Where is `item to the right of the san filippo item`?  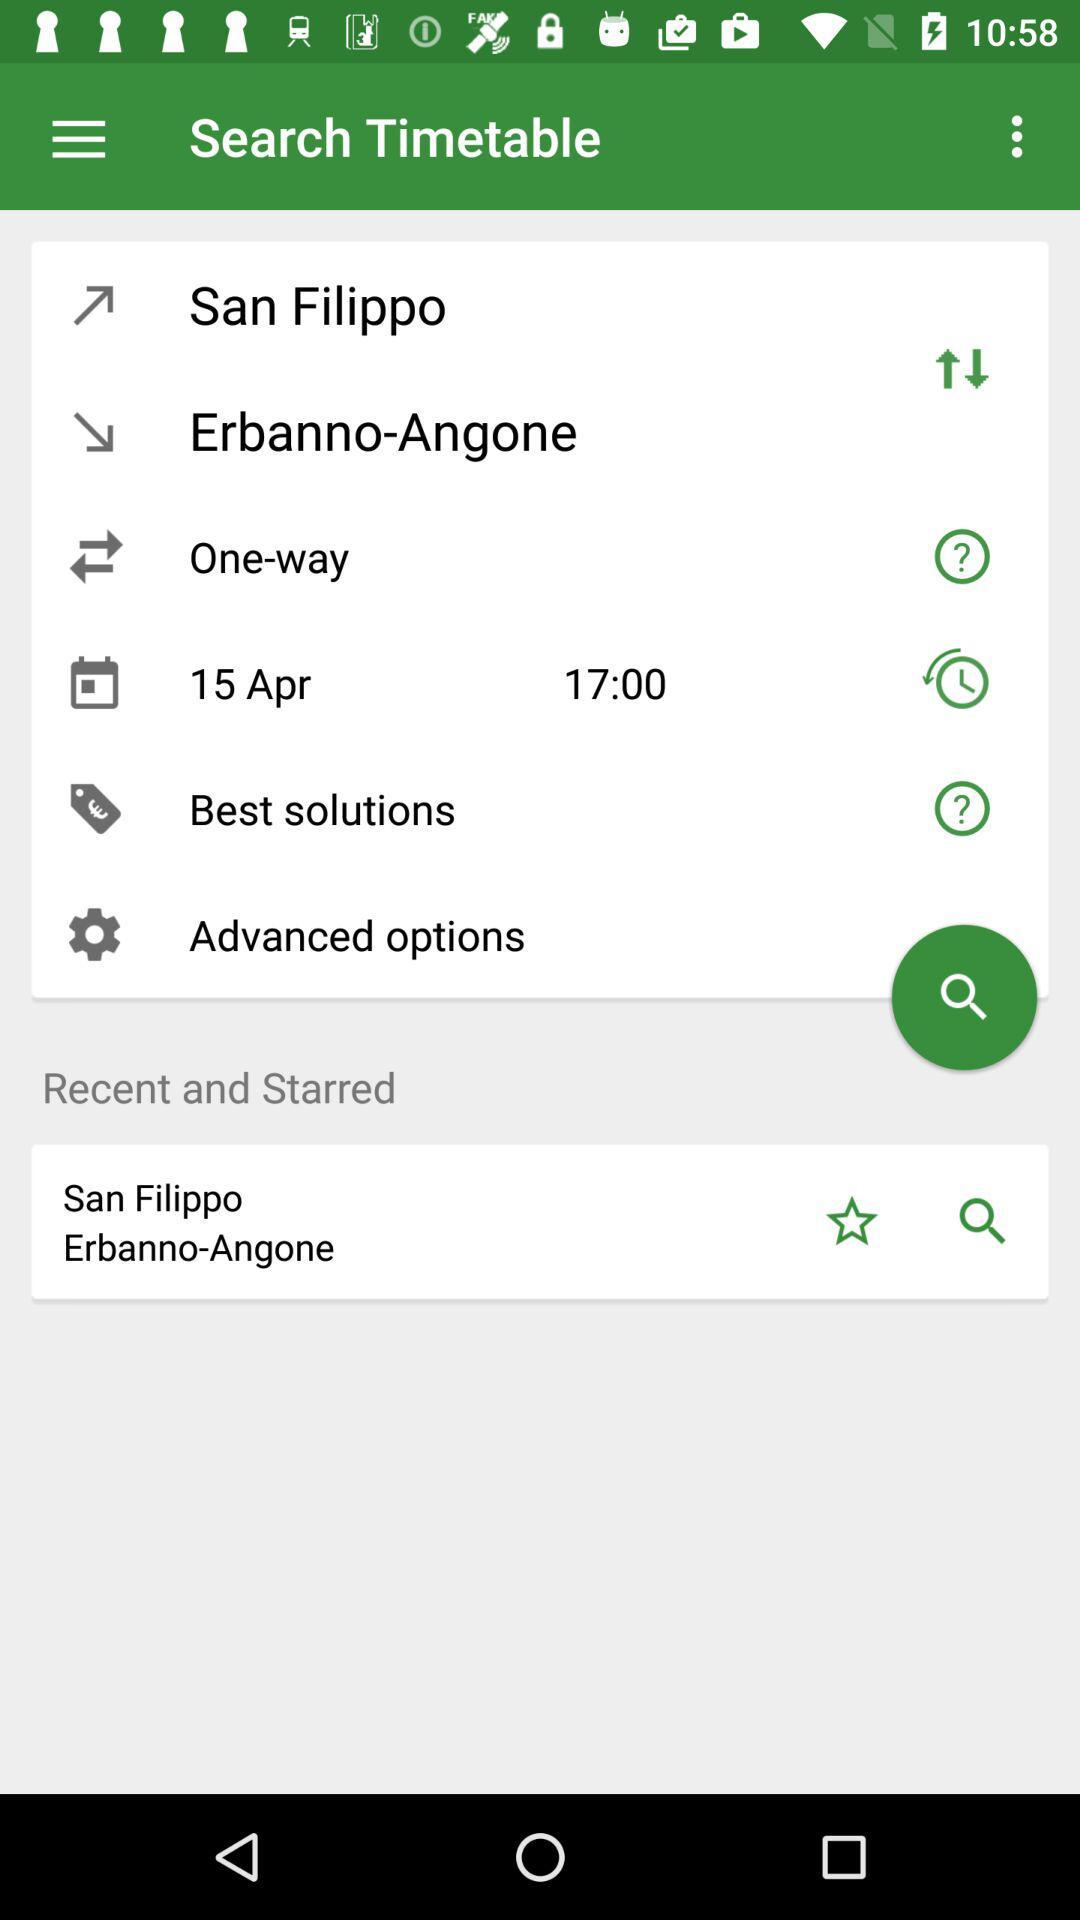 item to the right of the san filippo item is located at coordinates (851, 1220).